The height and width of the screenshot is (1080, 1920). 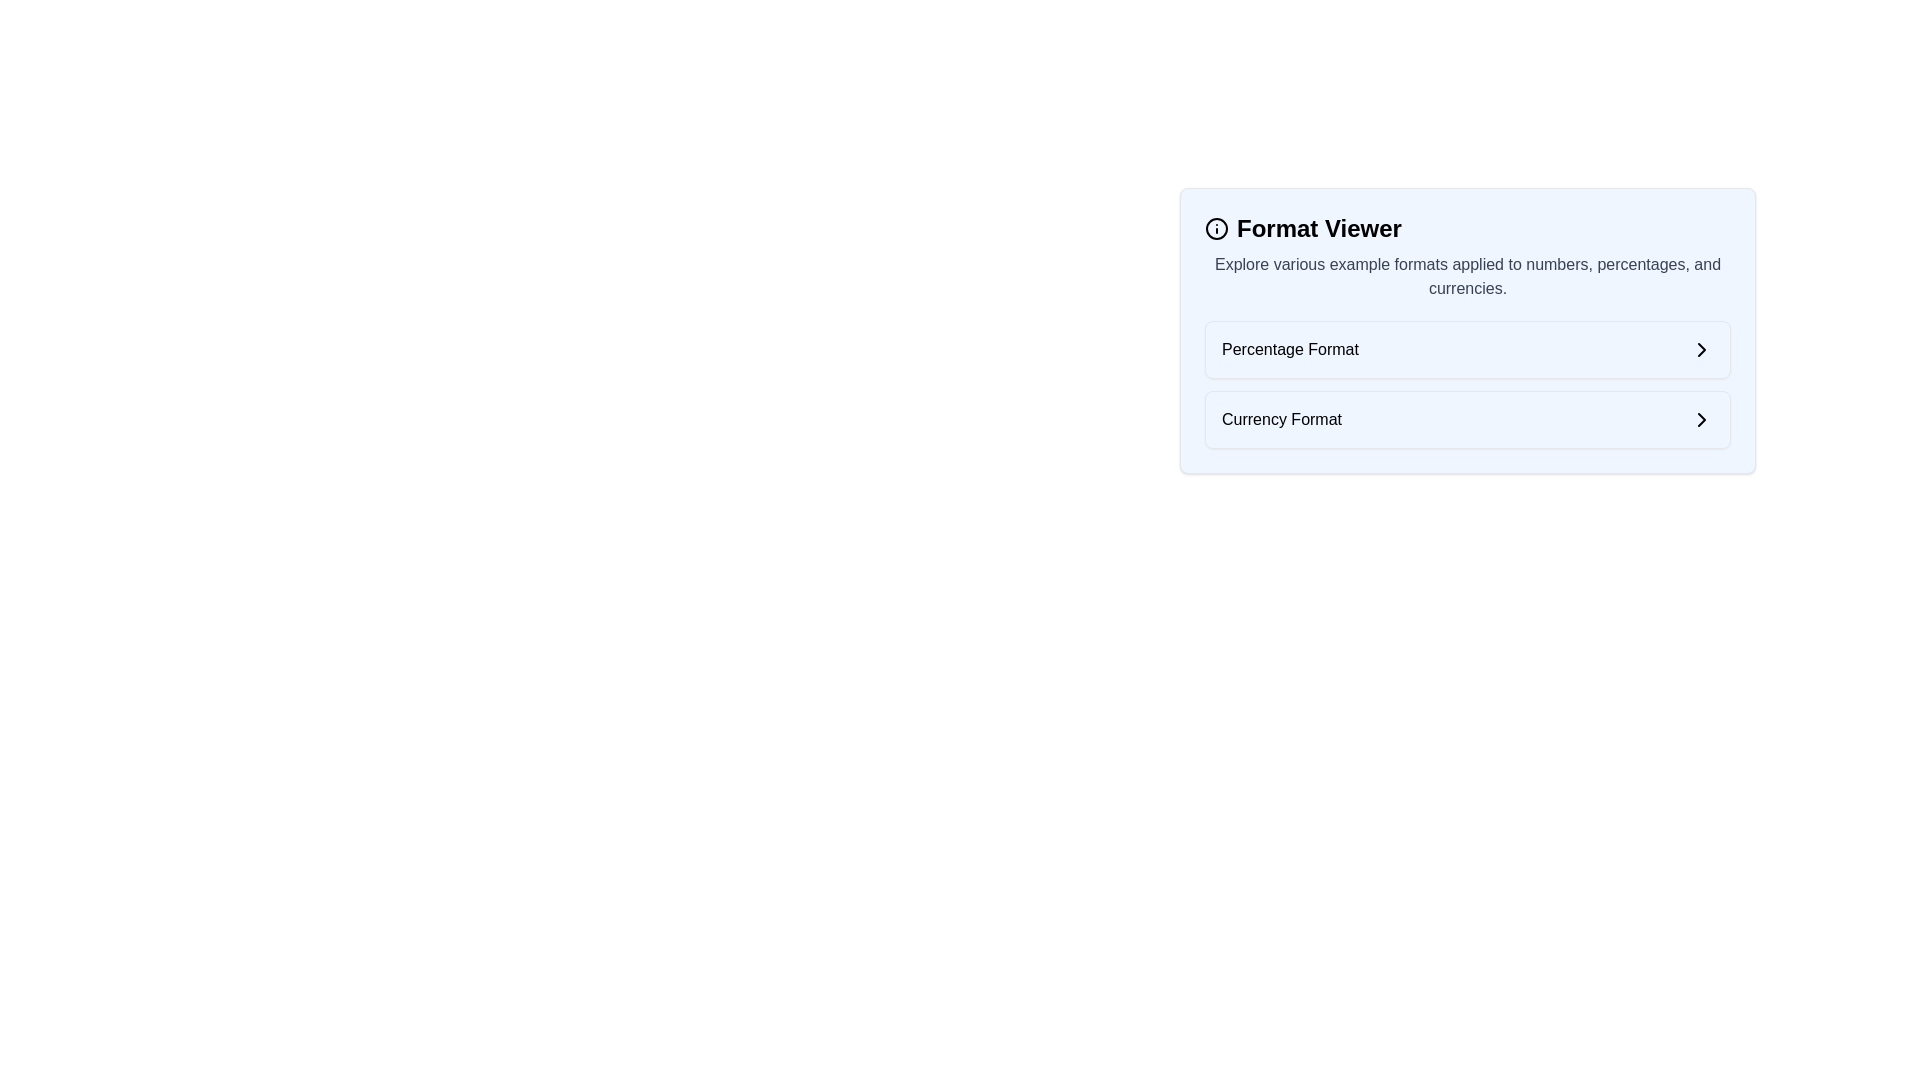 What do you see at coordinates (1216, 227) in the screenshot?
I see `the design of the informational icon located directly to the left of the text 'Format Viewer'` at bounding box center [1216, 227].